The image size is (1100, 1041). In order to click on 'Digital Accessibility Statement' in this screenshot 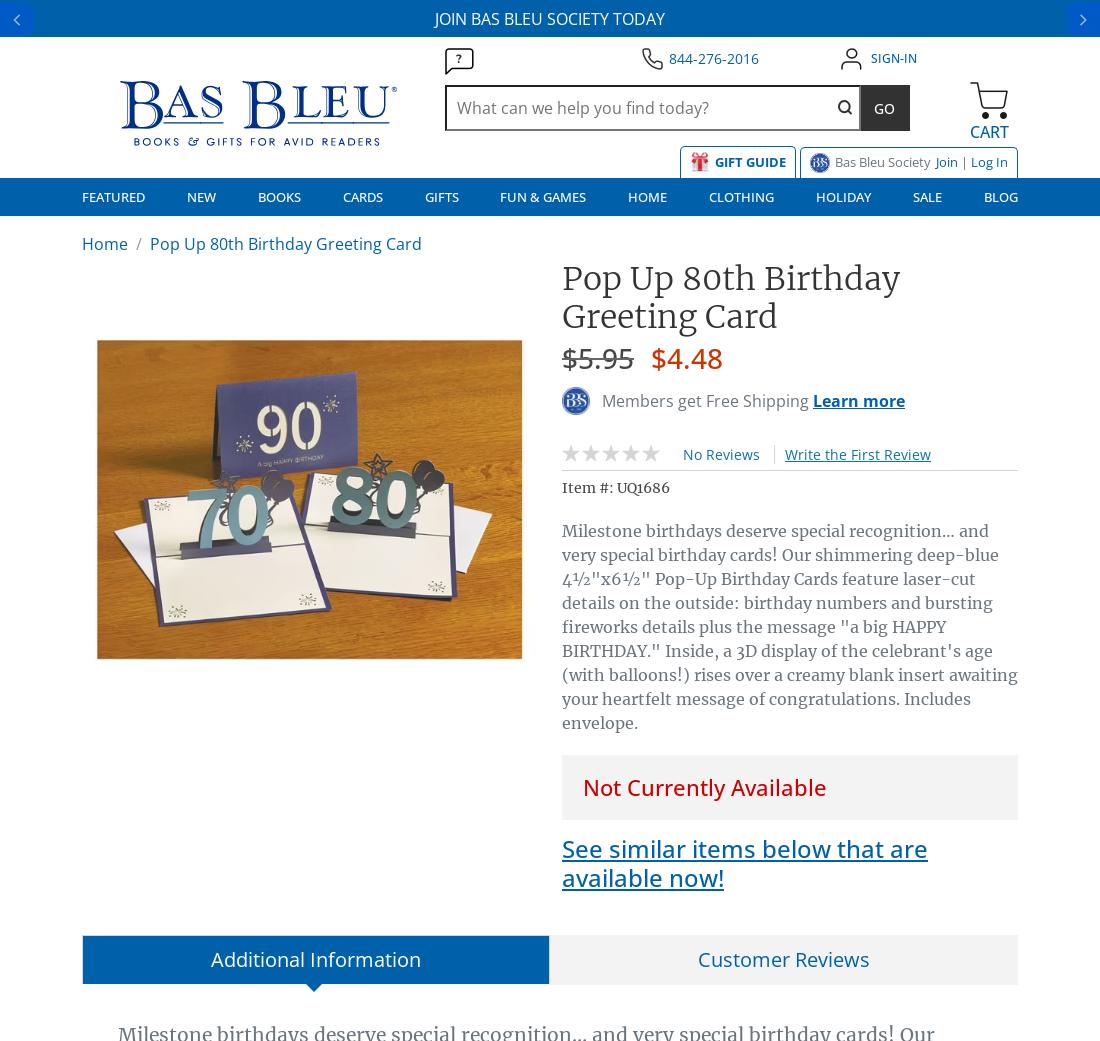, I will do `click(81, 554)`.